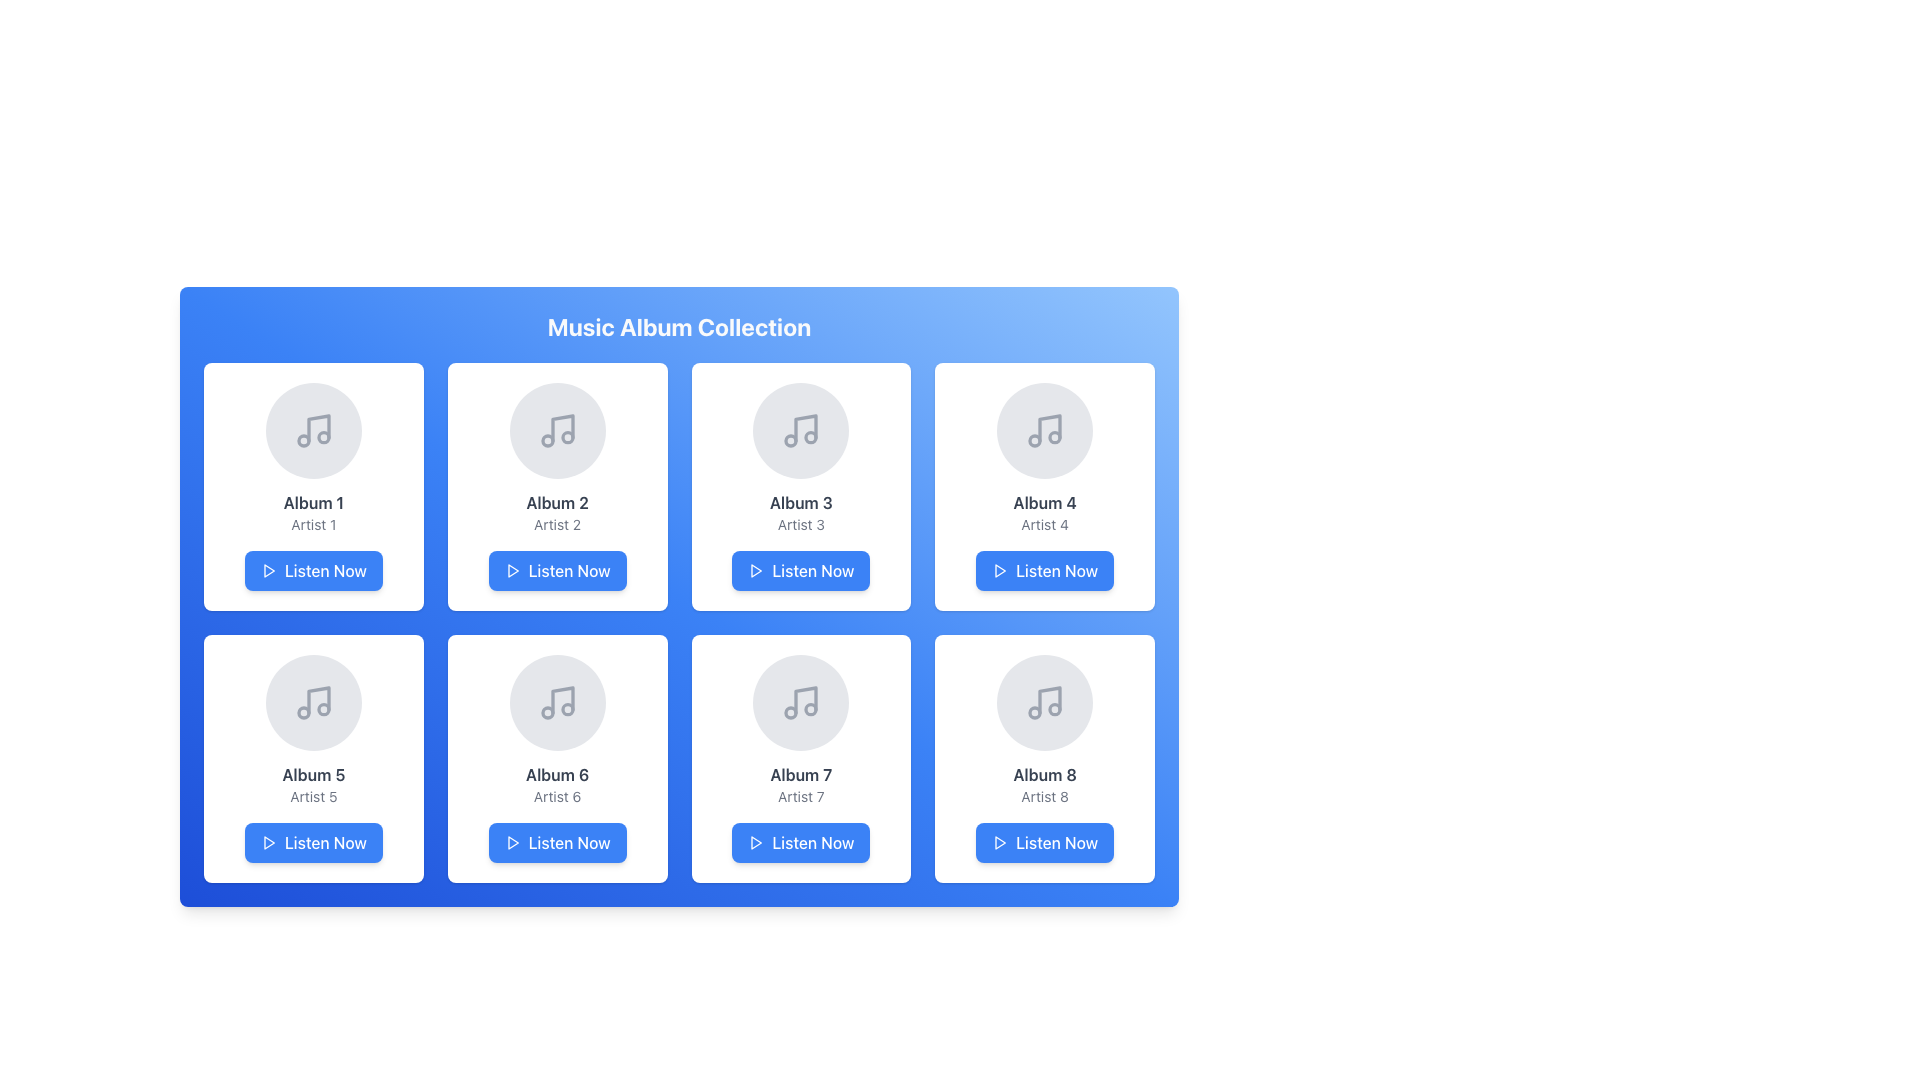  I want to click on the play button located in the bottom-left corner of the 'Album 5' card, so click(312, 843).